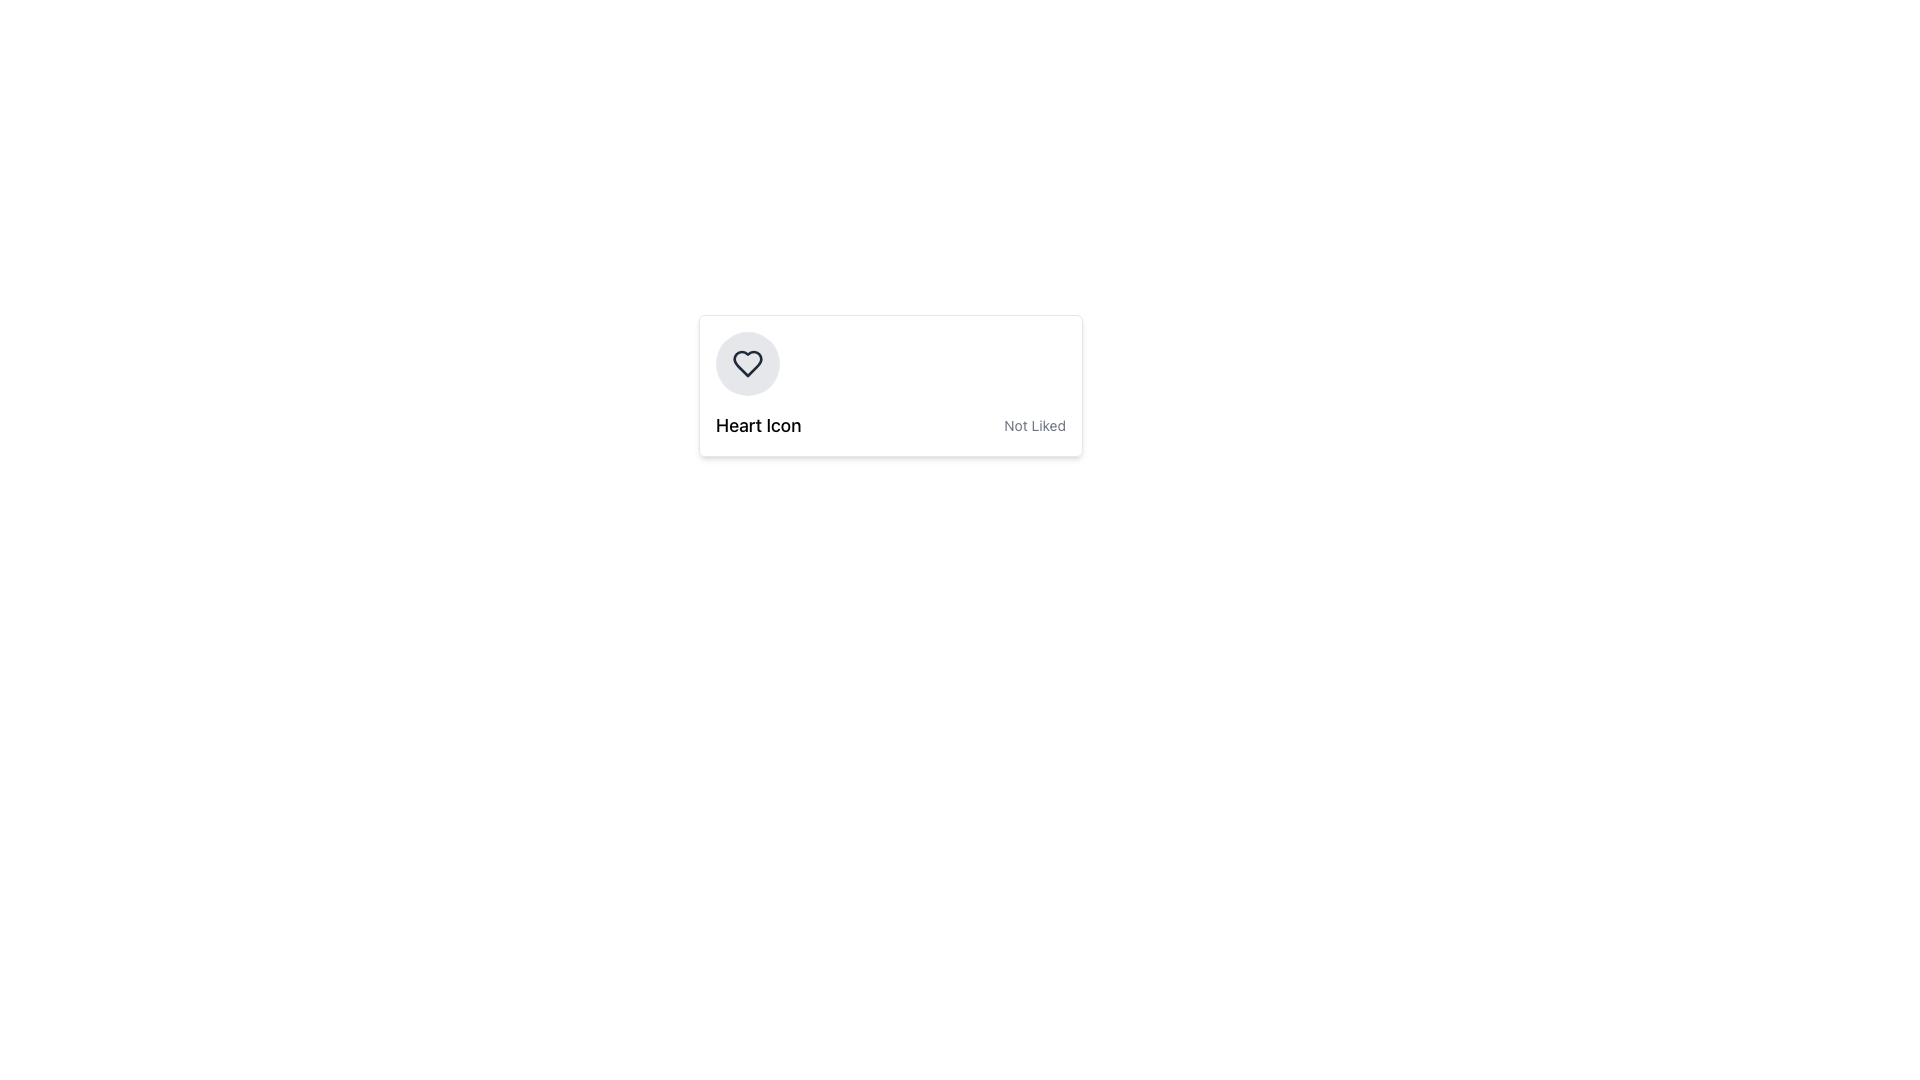 This screenshot has width=1920, height=1080. I want to click on the text label displaying 'Heart Icon', which is styled in medium bold font, located within a card-like component and positioned below a heart-shaped icon, so click(757, 424).